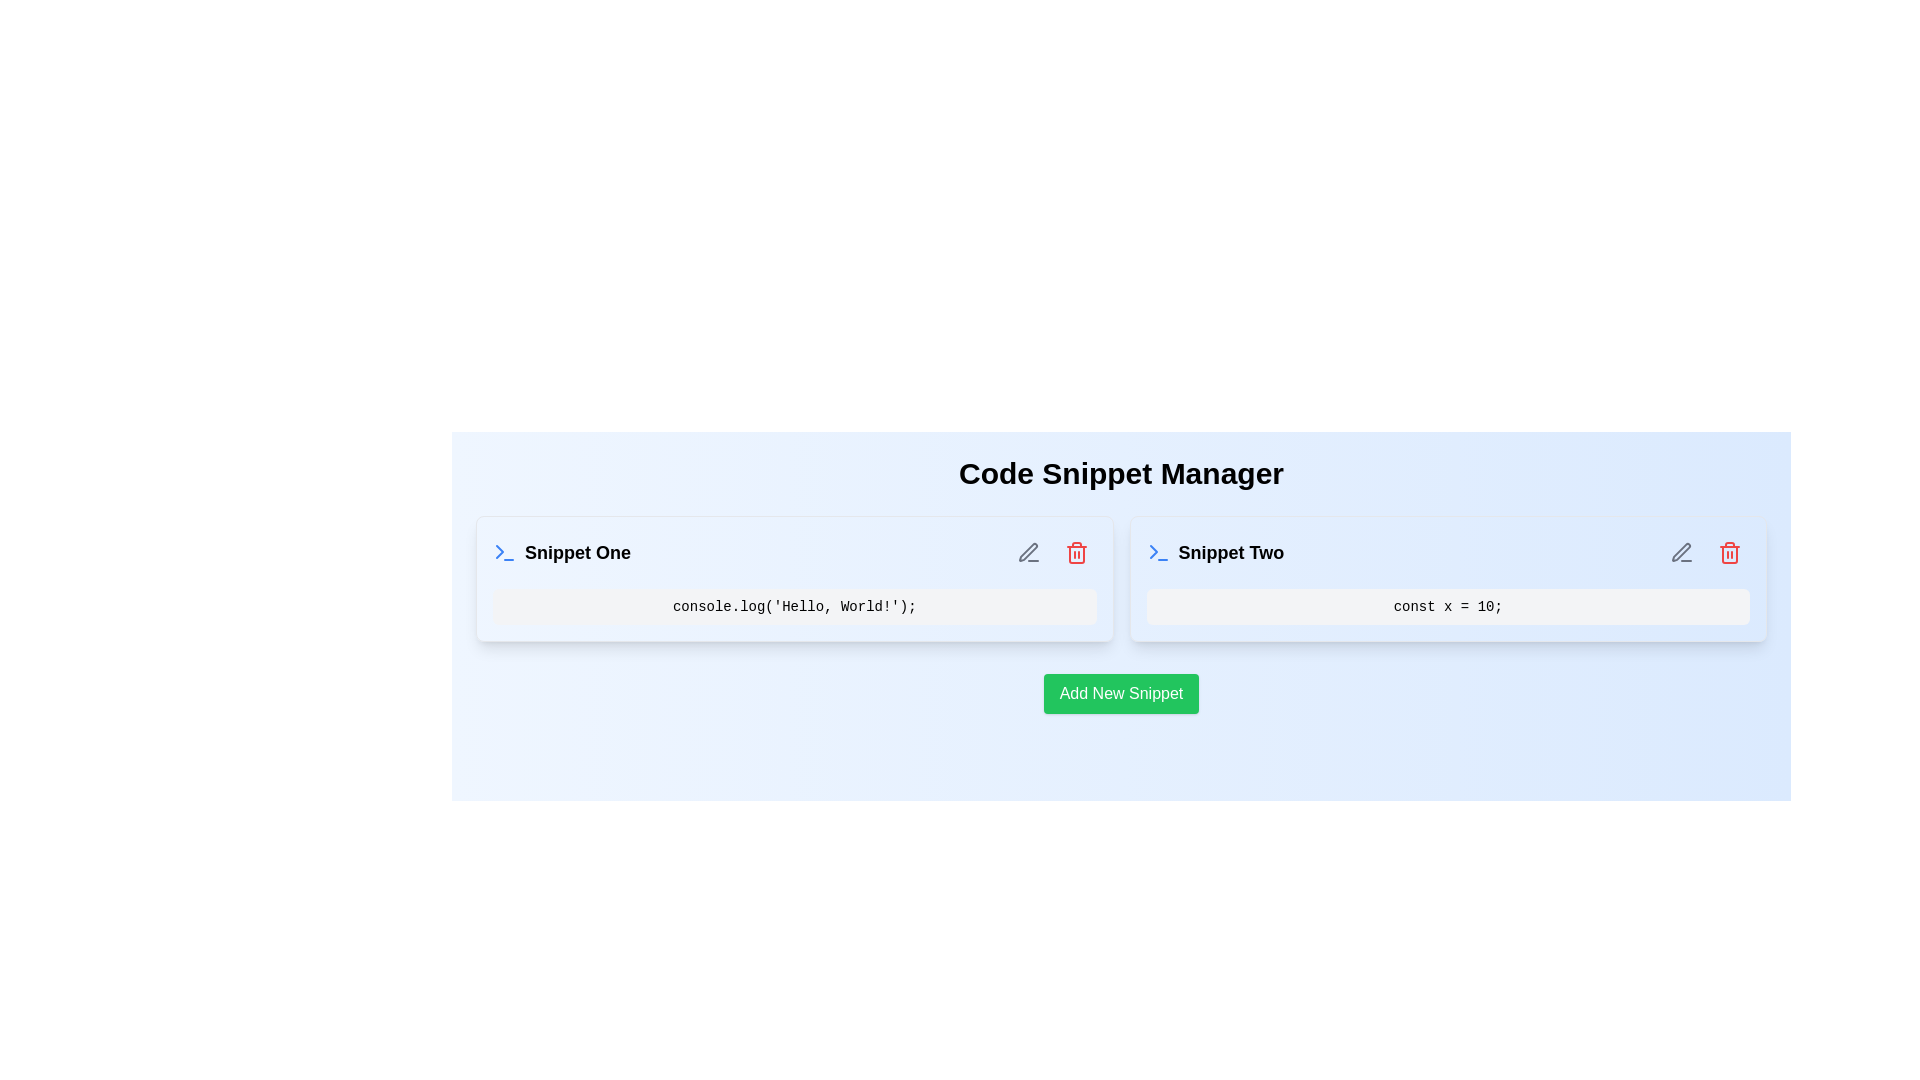 The width and height of the screenshot is (1920, 1080). Describe the element at coordinates (1680, 552) in the screenshot. I see `the edit button located to the right of the 'Snippet Two' label and to the left of the red trash icon to modify the associated snippet` at that location.